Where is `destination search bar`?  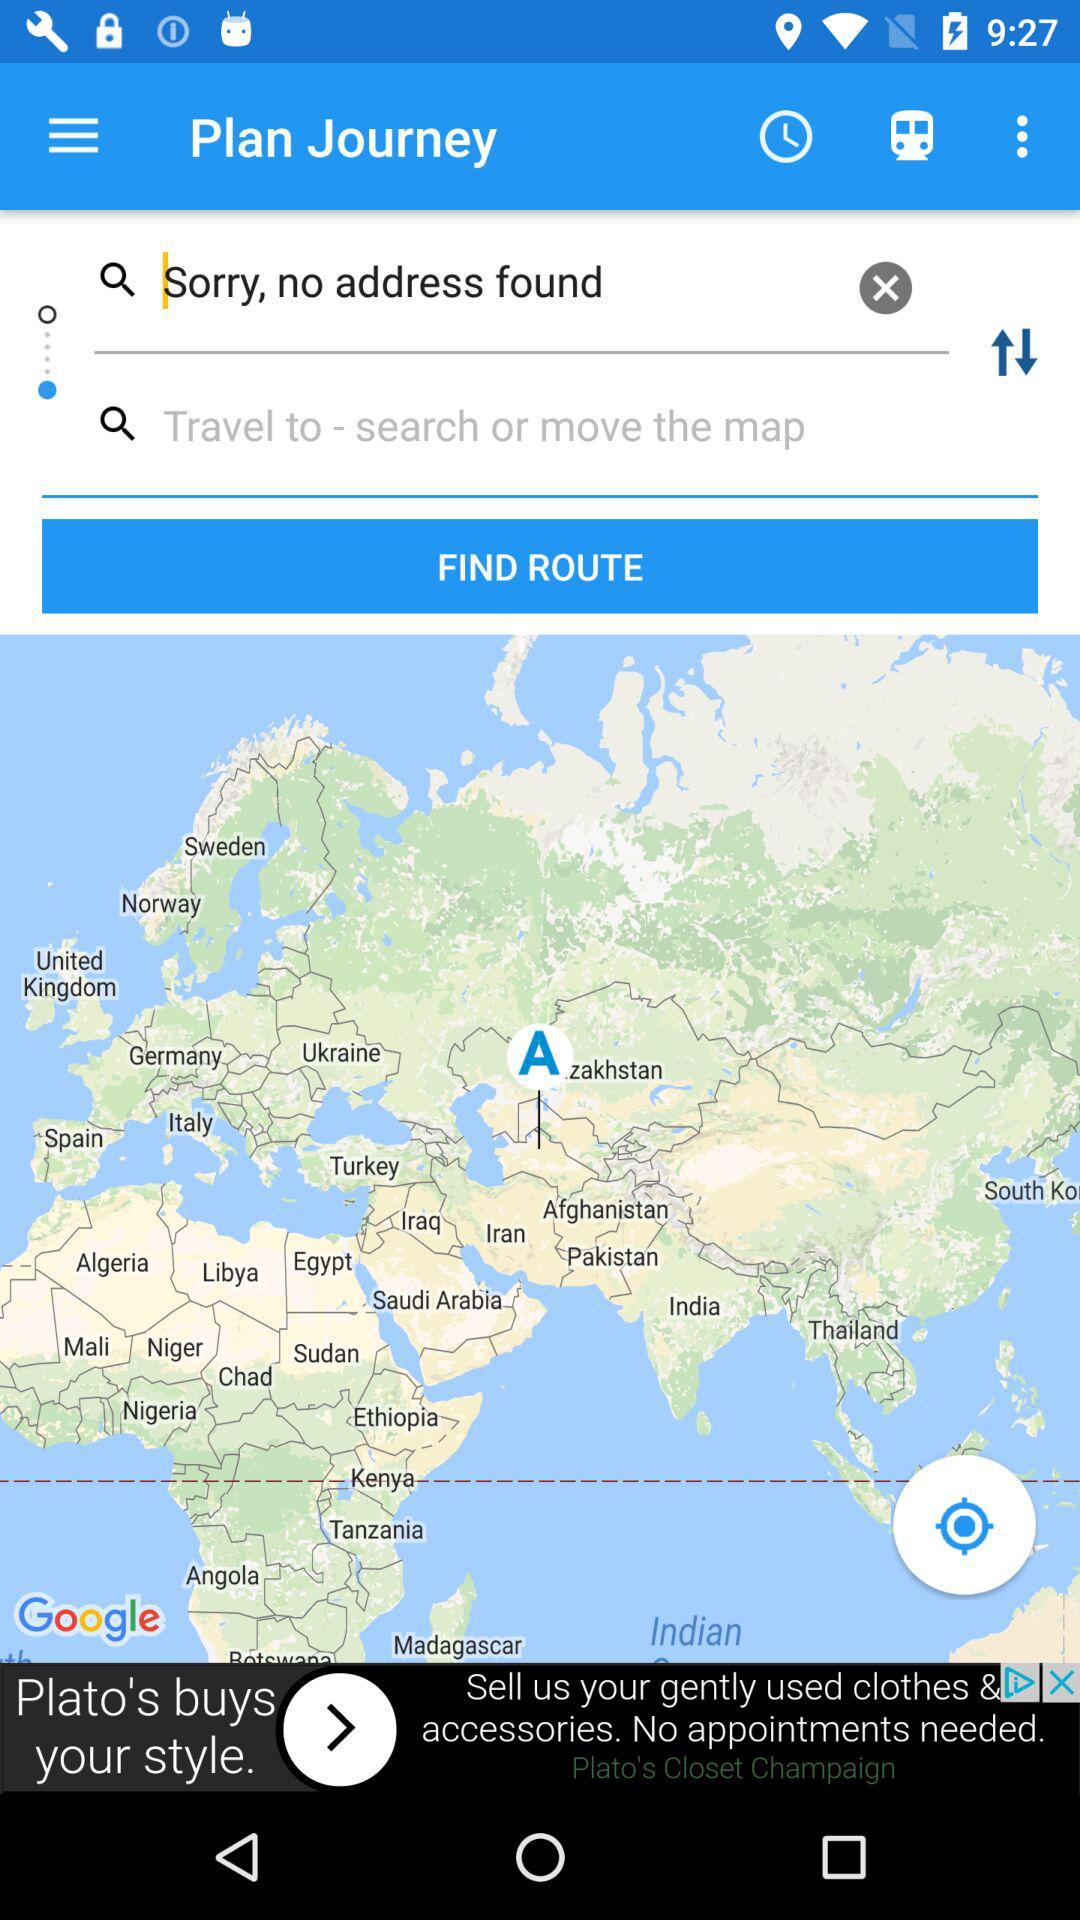
destination search bar is located at coordinates (512, 423).